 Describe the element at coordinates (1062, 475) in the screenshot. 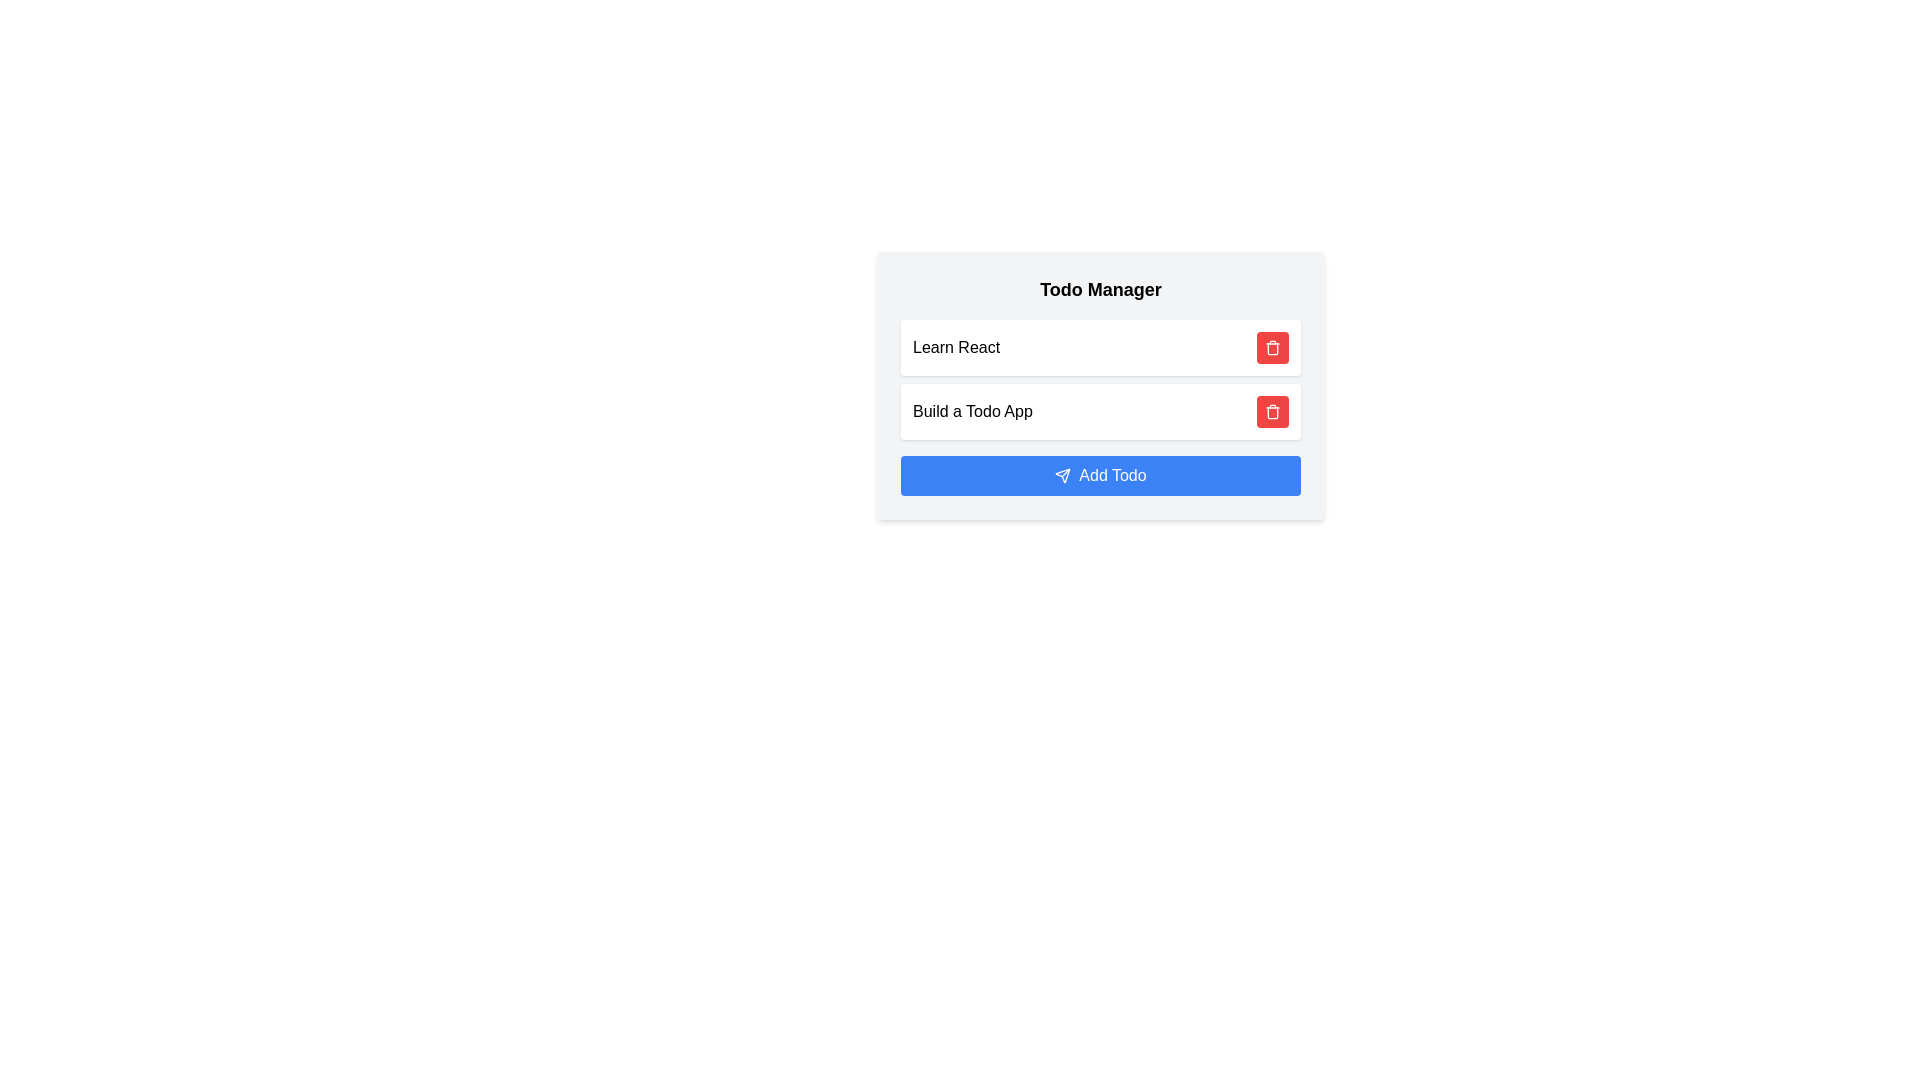

I see `the state of the icon associated with the 'Add Todo' button, located towards the left side of the button's label` at that location.